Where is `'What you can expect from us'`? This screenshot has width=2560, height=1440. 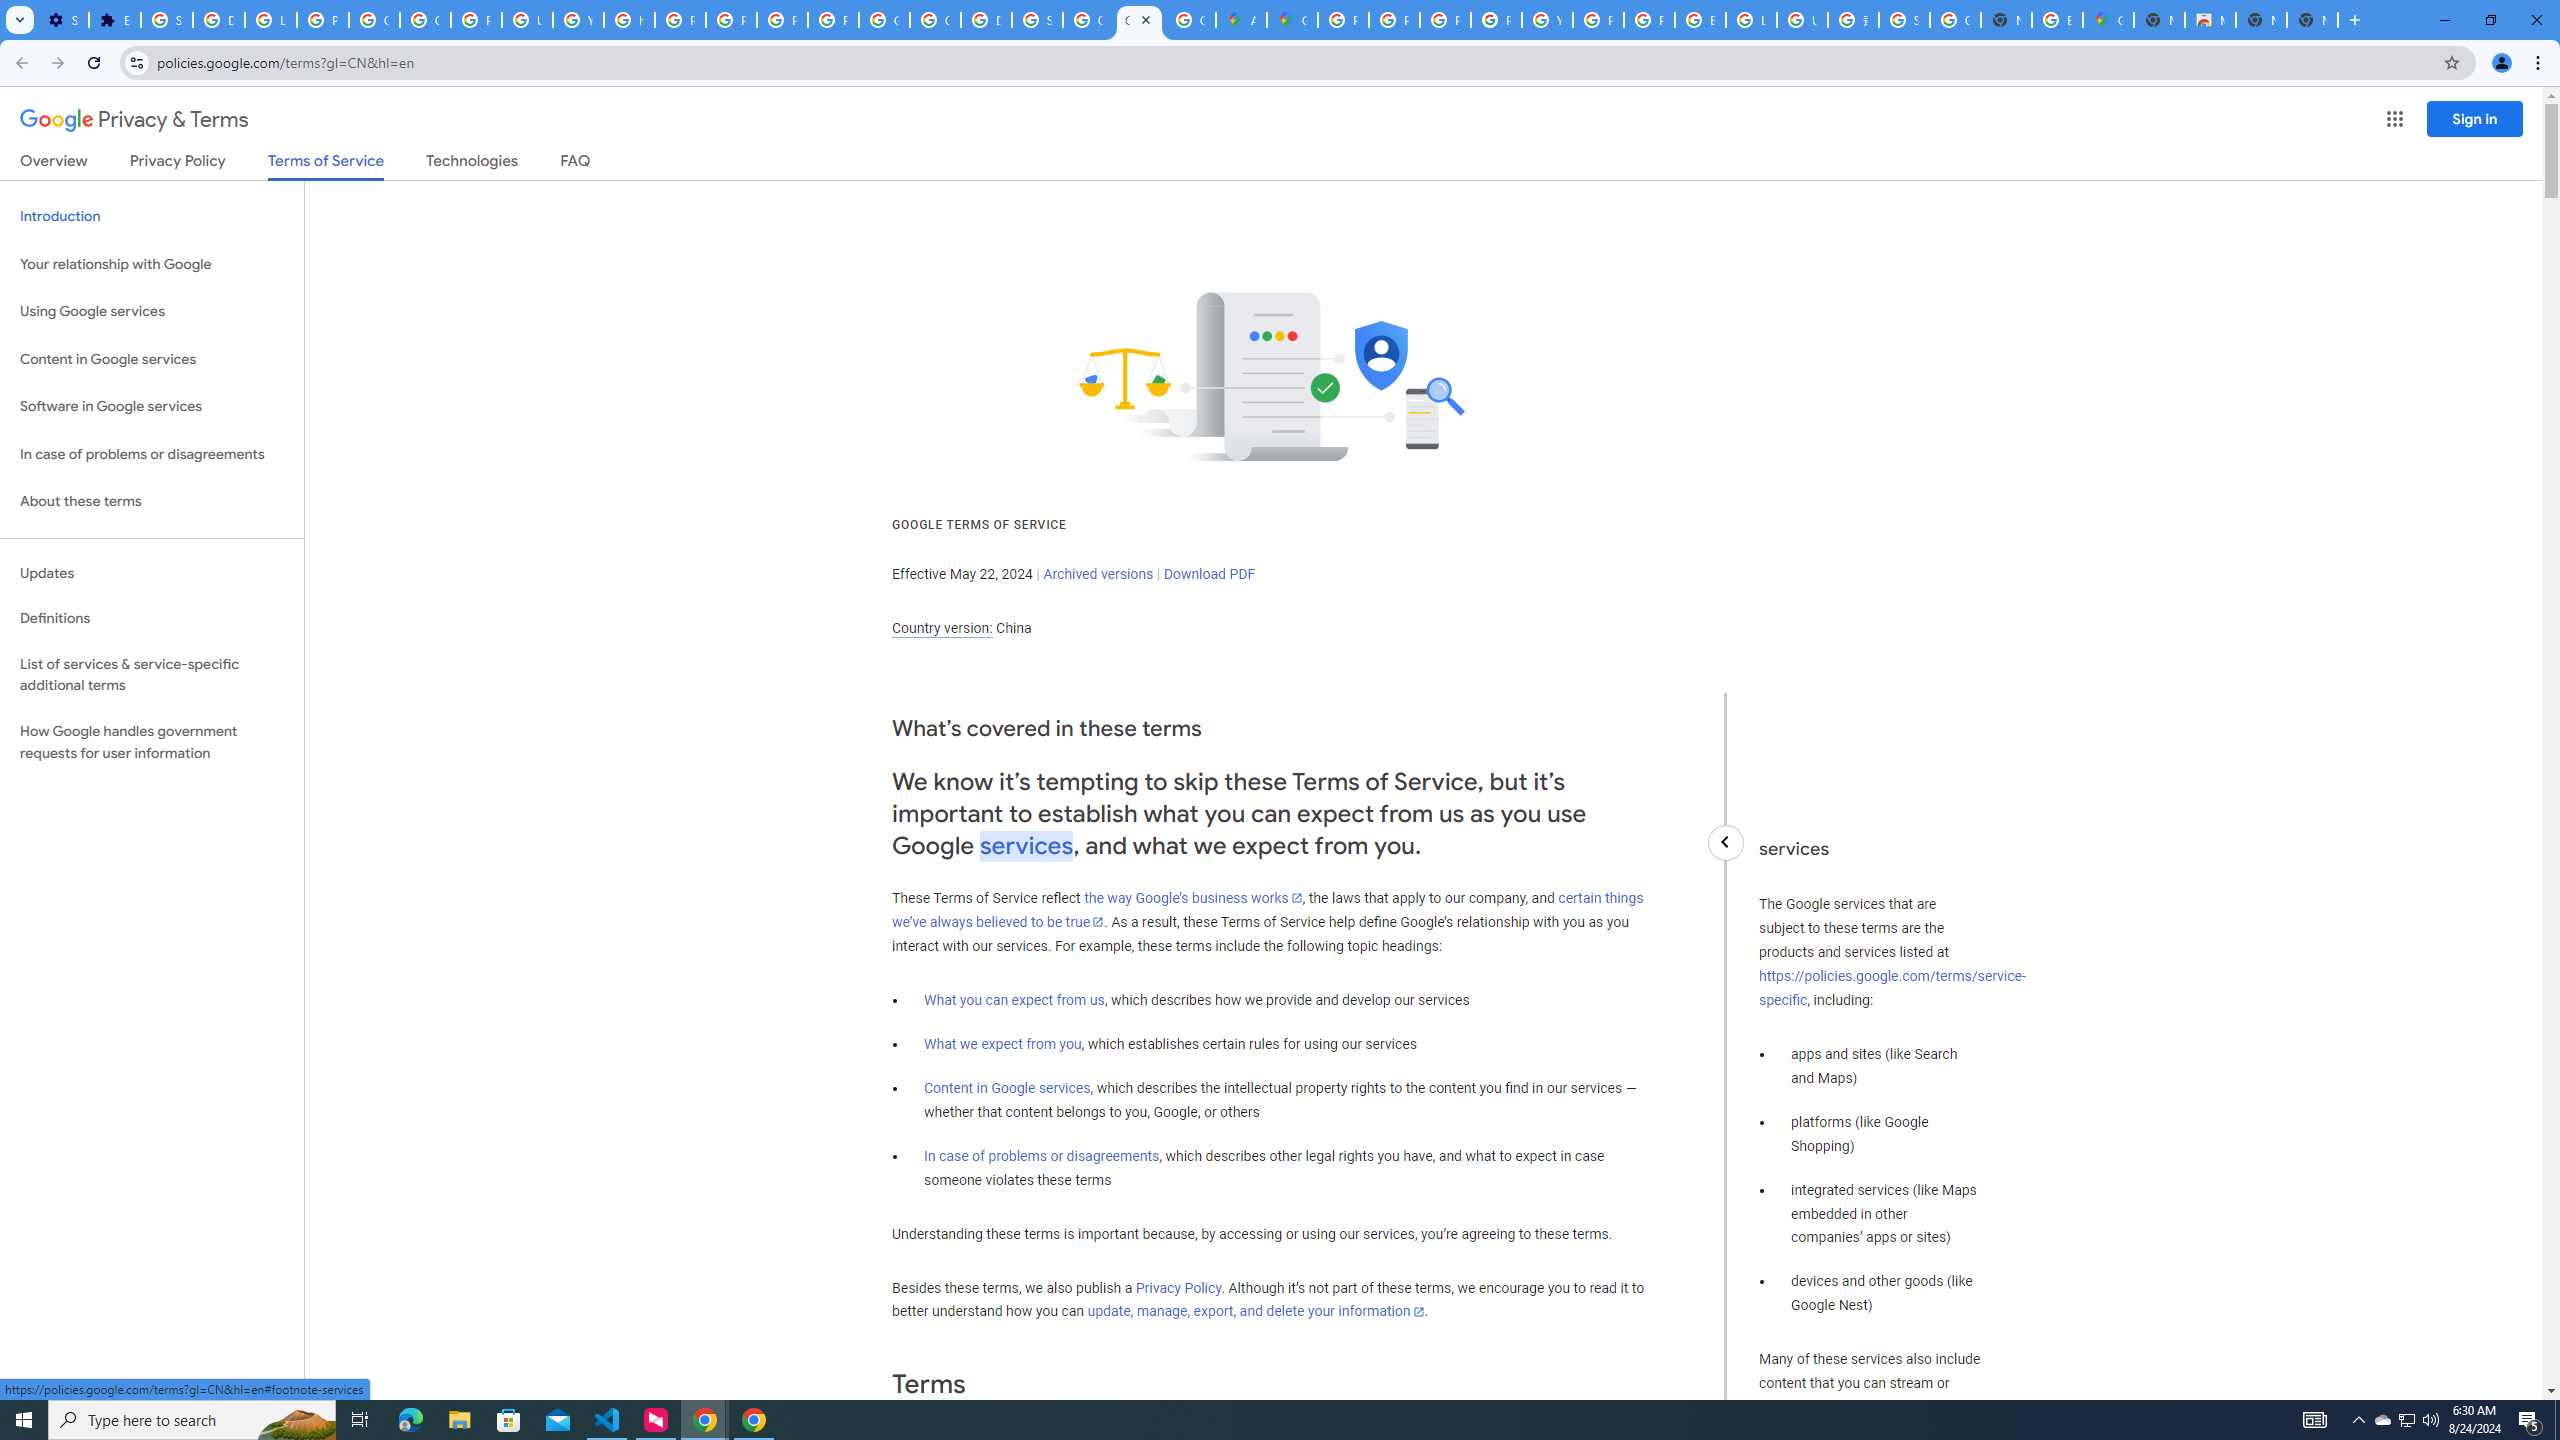 'What you can expect from us' is located at coordinates (1015, 999).